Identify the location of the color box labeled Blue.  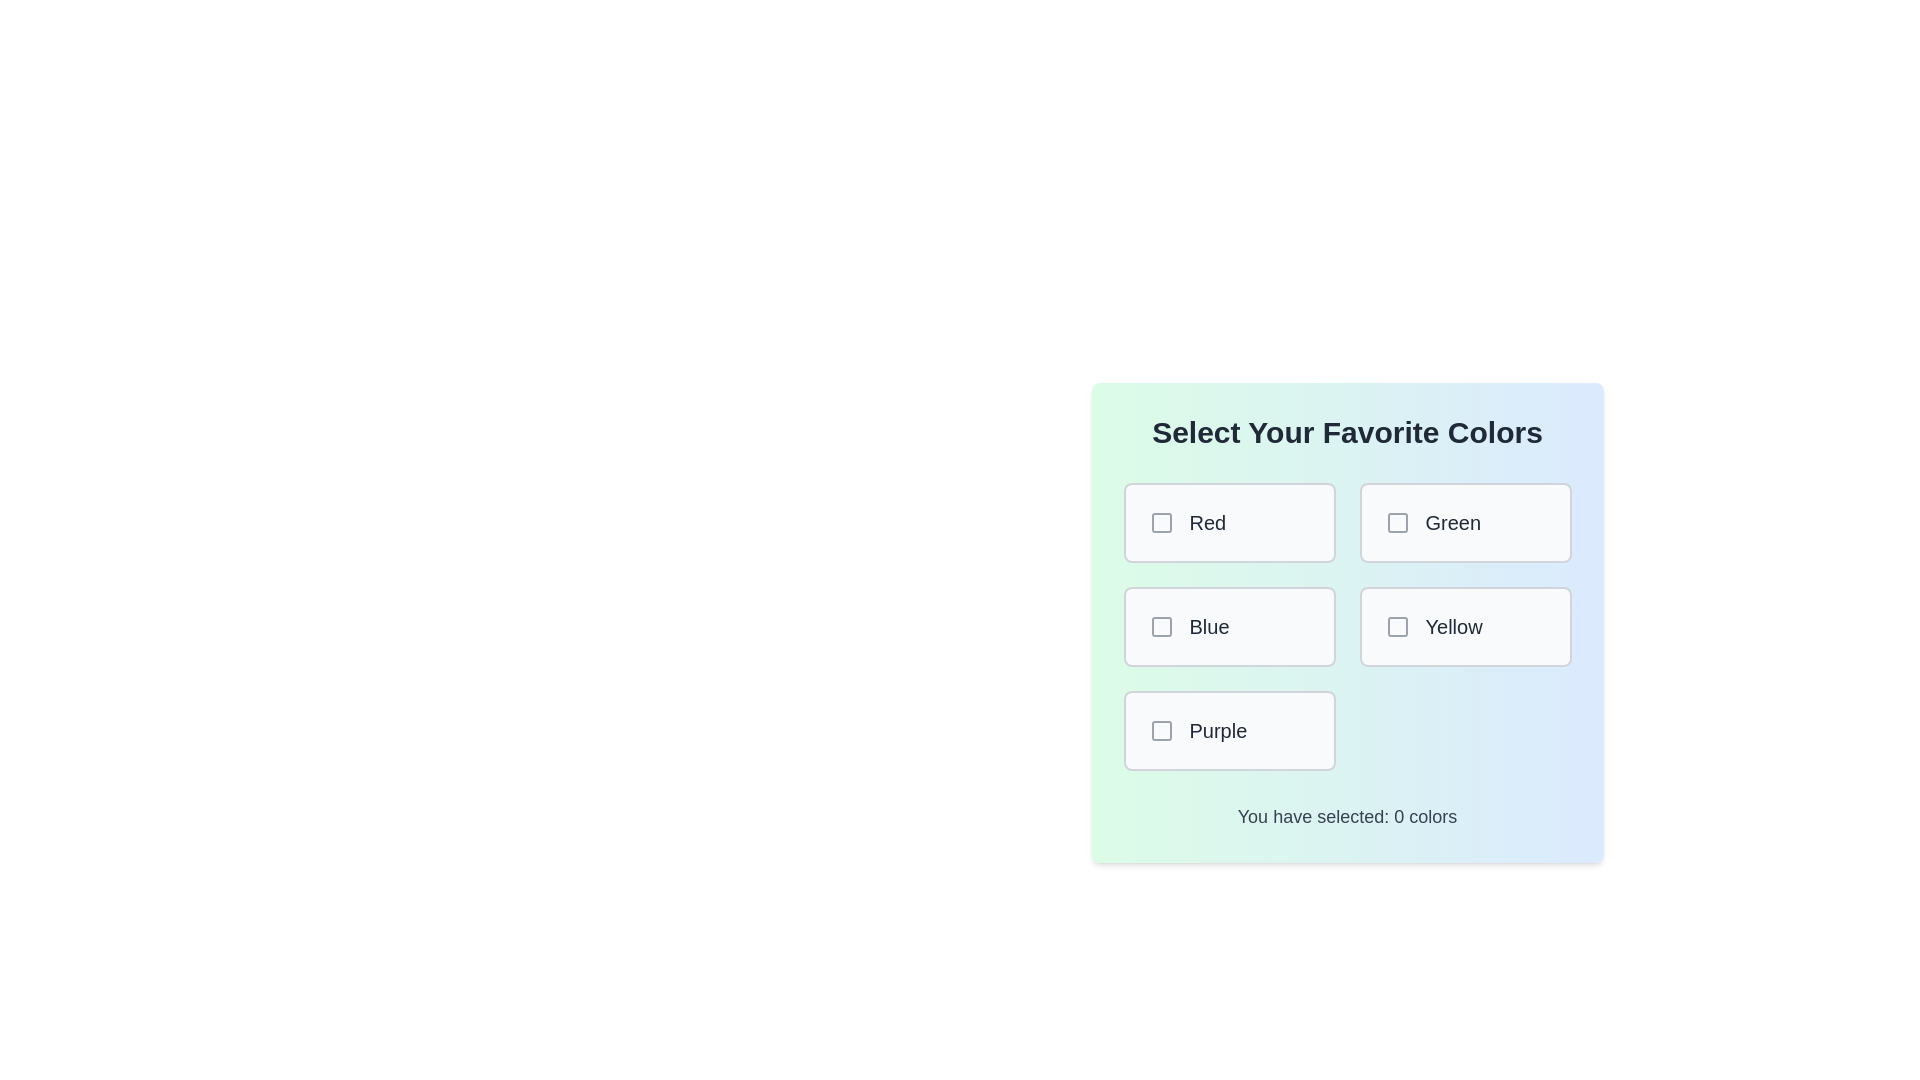
(1228, 626).